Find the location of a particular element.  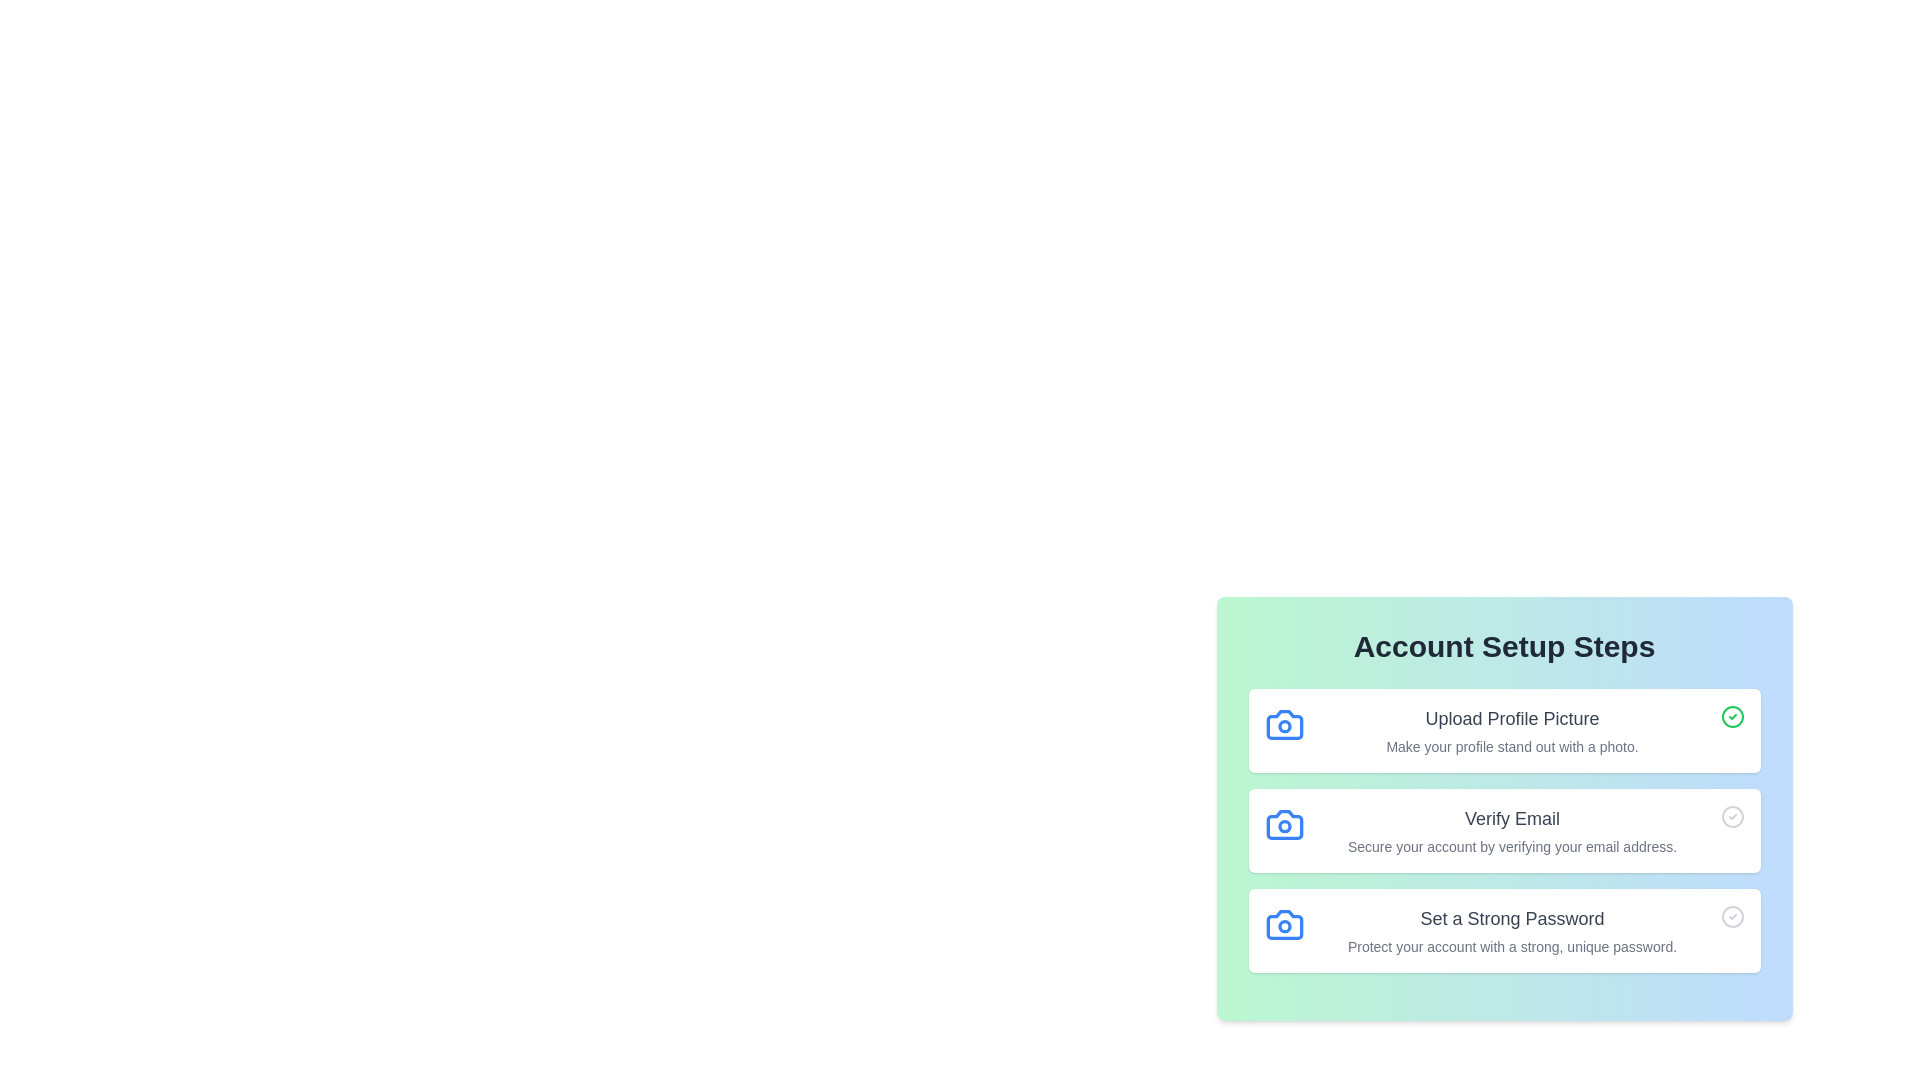

the icon associated with the checklist item Set a Strong Password is located at coordinates (1284, 925).